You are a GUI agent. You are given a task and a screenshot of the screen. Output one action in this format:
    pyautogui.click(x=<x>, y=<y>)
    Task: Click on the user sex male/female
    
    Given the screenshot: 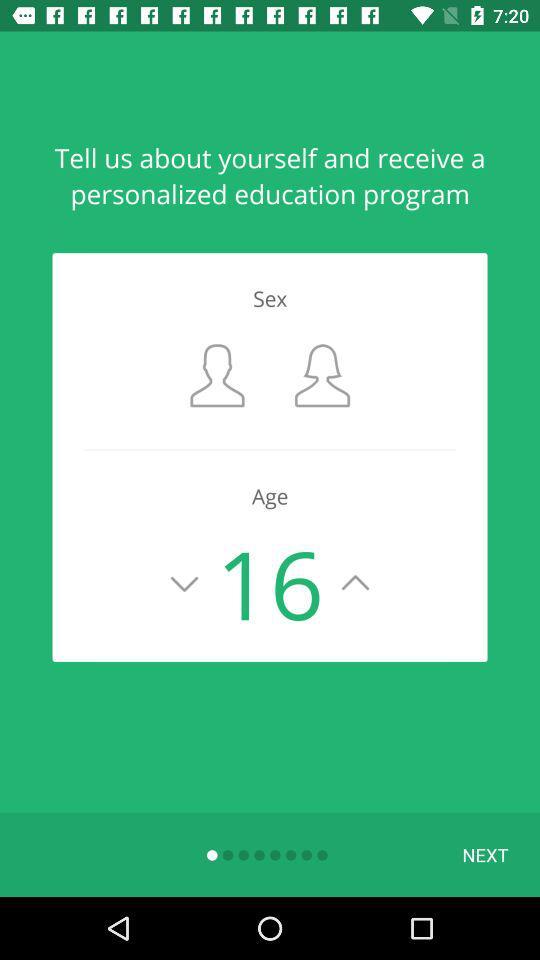 What is the action you would take?
    pyautogui.click(x=216, y=374)
    